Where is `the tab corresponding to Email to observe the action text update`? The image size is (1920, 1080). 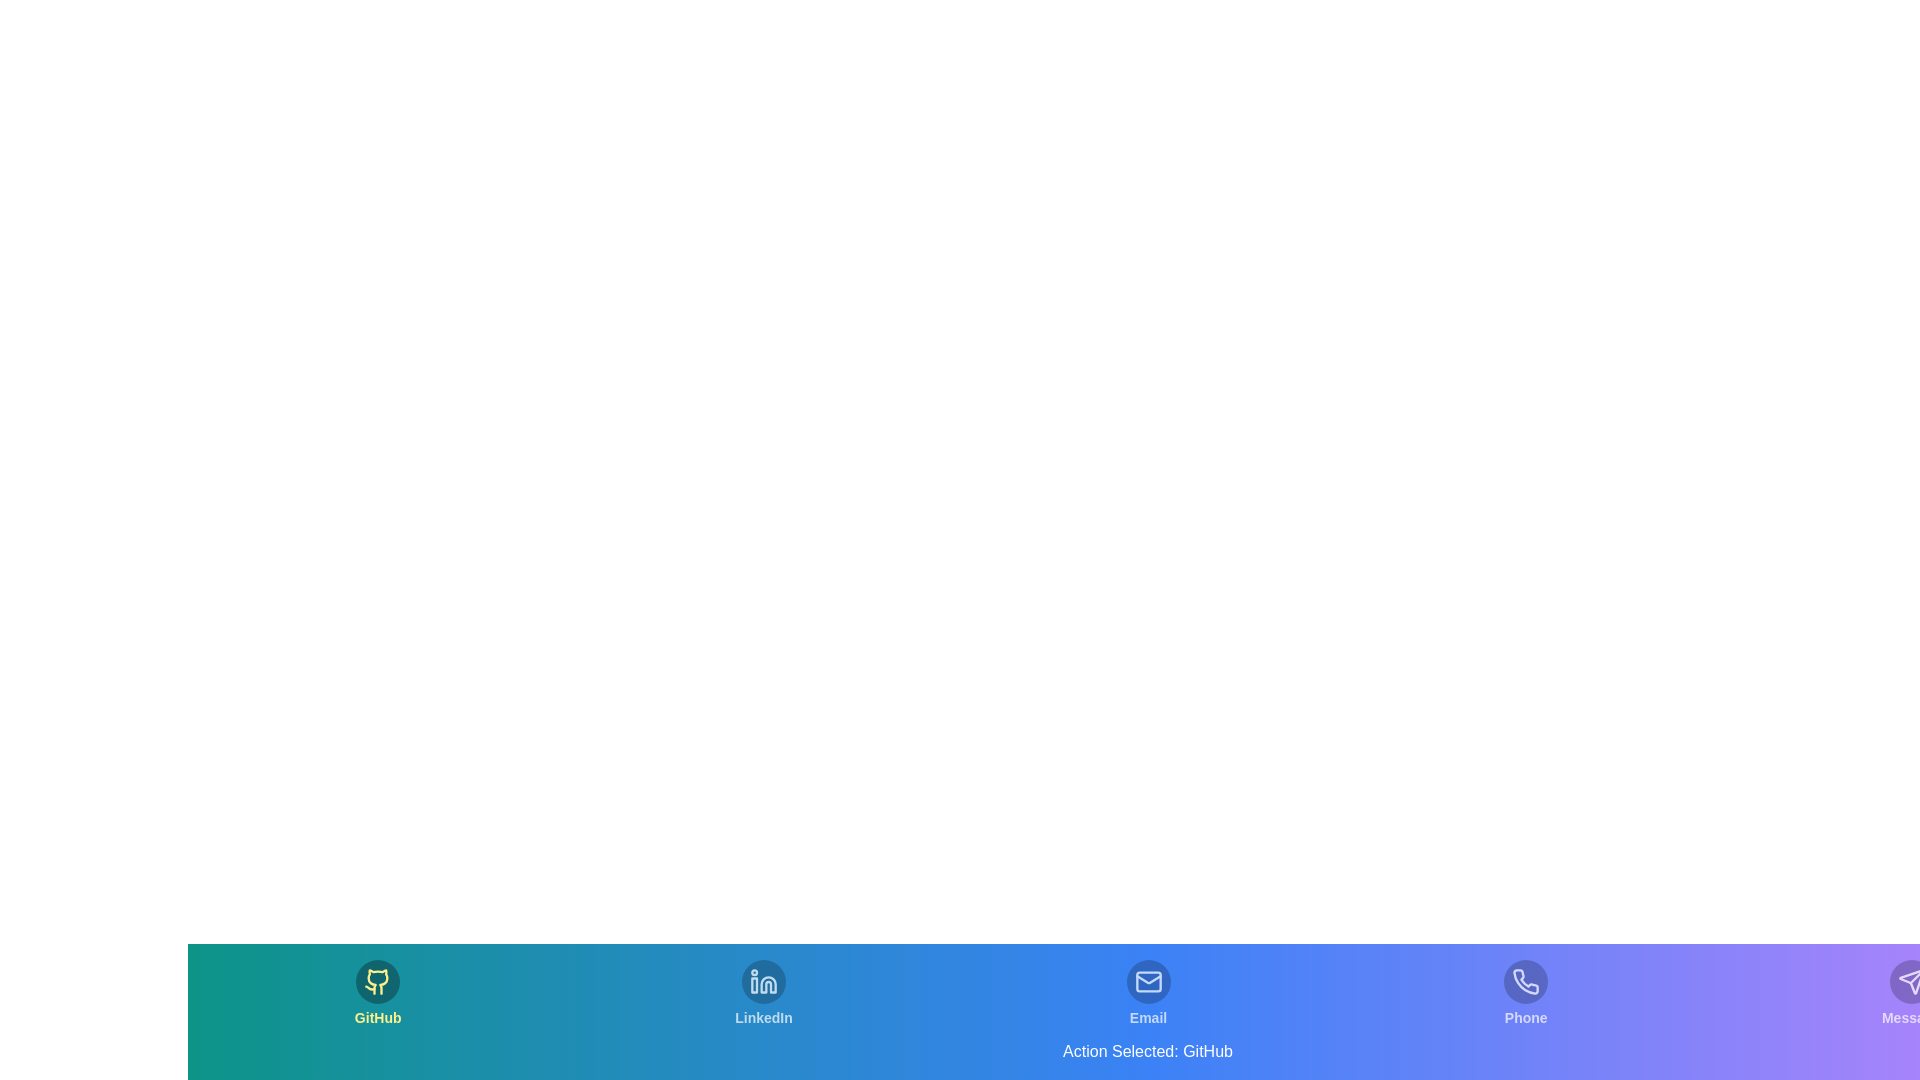
the tab corresponding to Email to observe the action text update is located at coordinates (1147, 994).